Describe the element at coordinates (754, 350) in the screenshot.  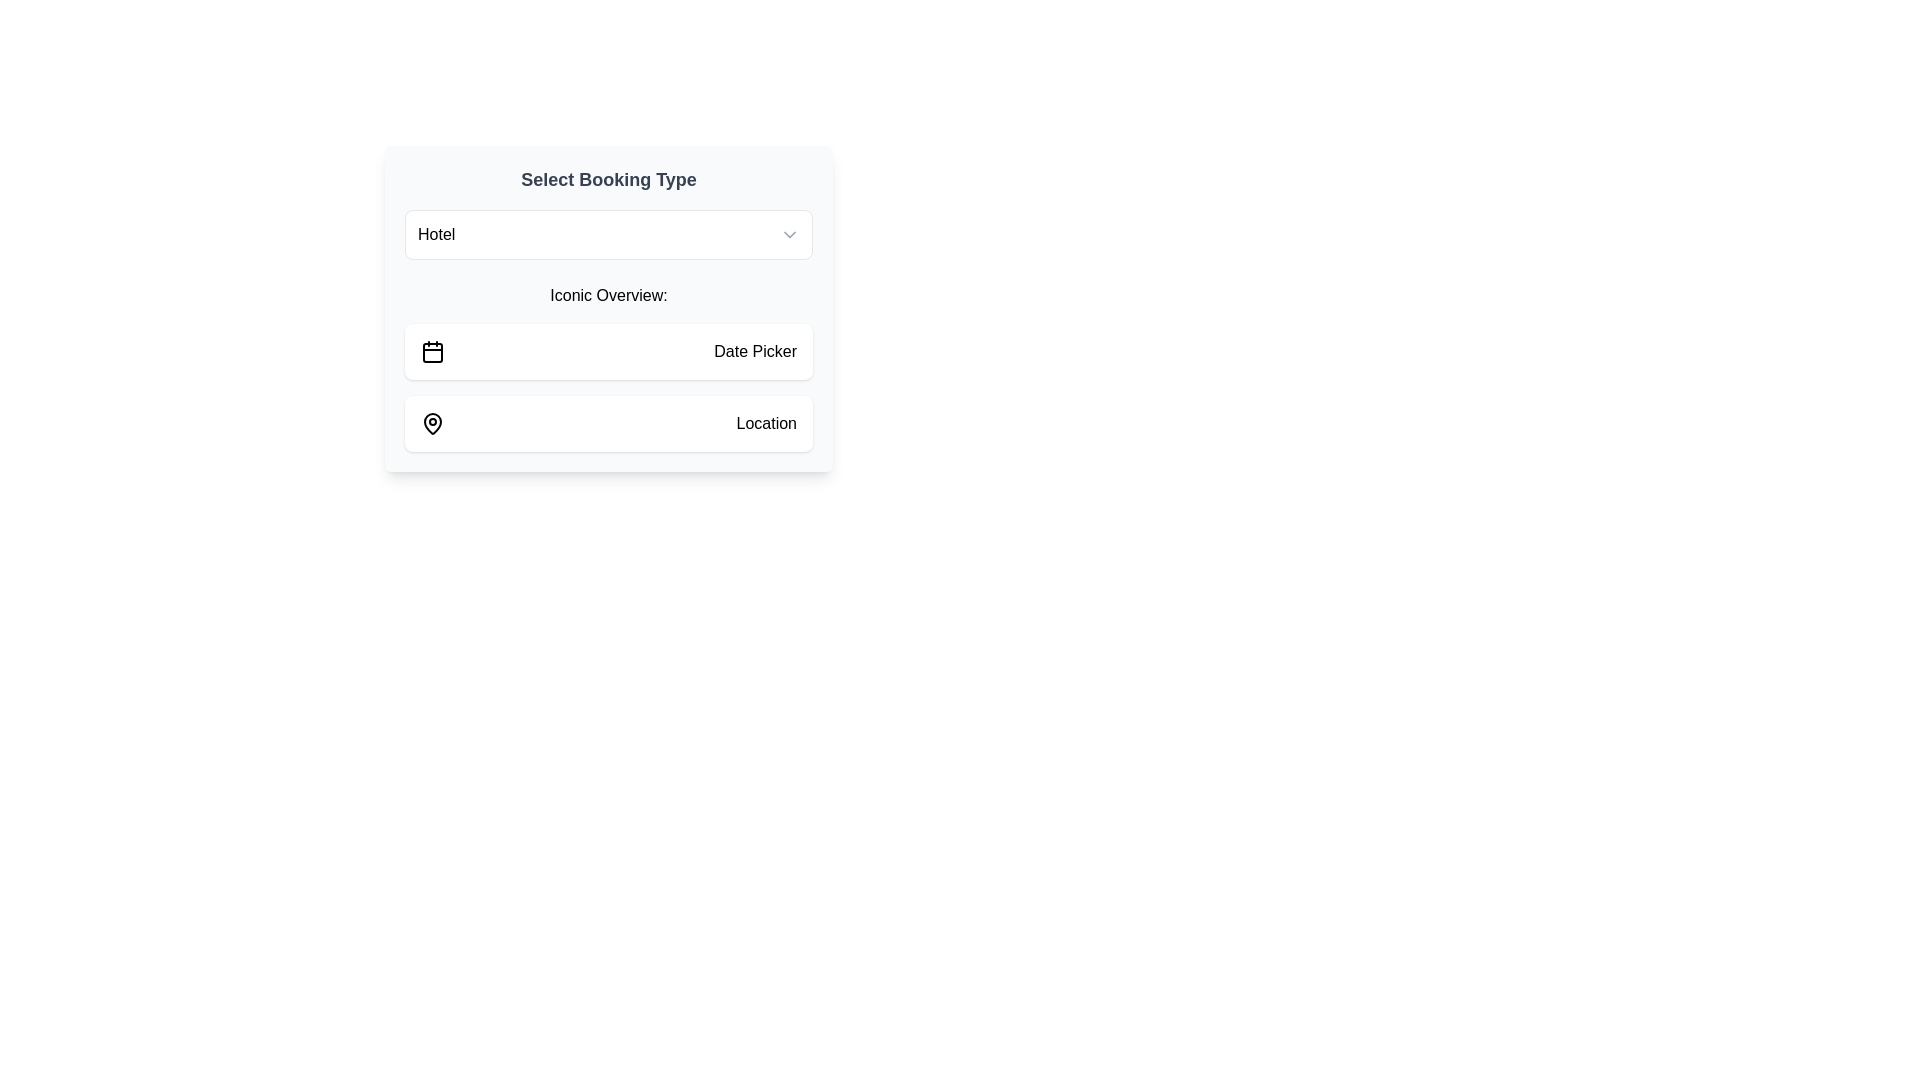
I see `the 'Date Picker' text label, which is styled in bold black font and aligned to the right within a white rectangular section` at that location.